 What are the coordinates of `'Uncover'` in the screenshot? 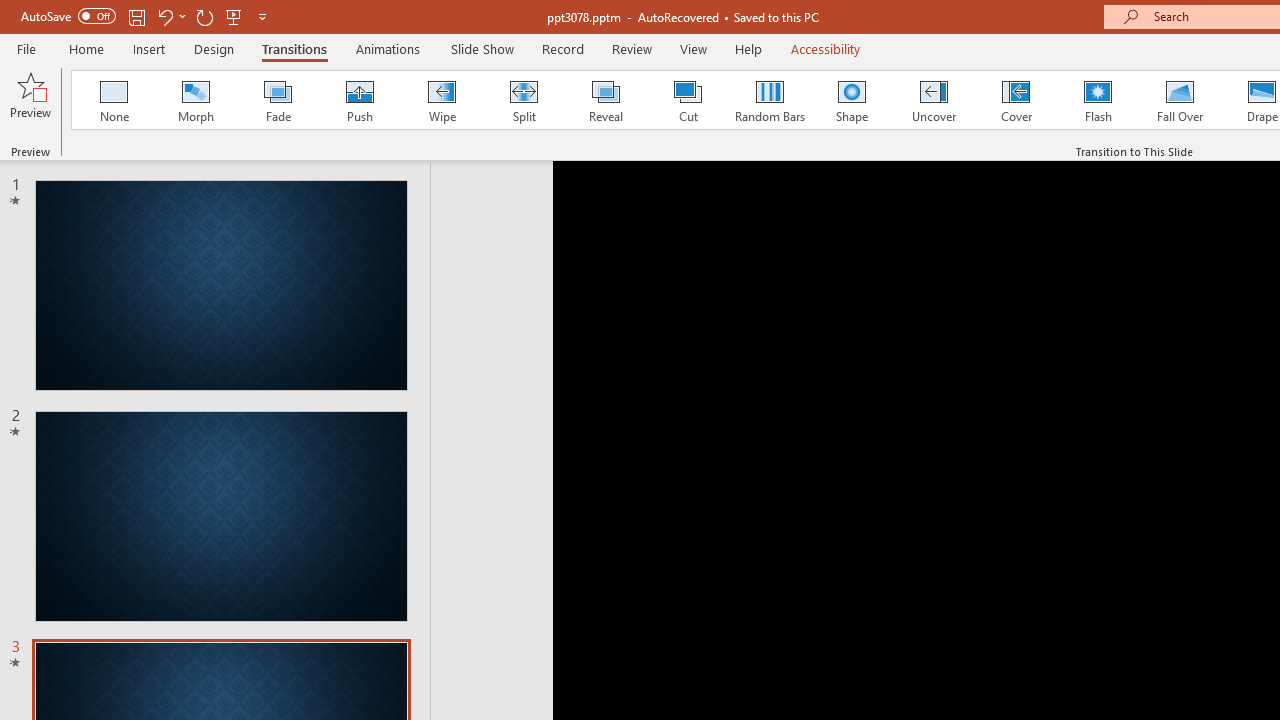 It's located at (933, 100).